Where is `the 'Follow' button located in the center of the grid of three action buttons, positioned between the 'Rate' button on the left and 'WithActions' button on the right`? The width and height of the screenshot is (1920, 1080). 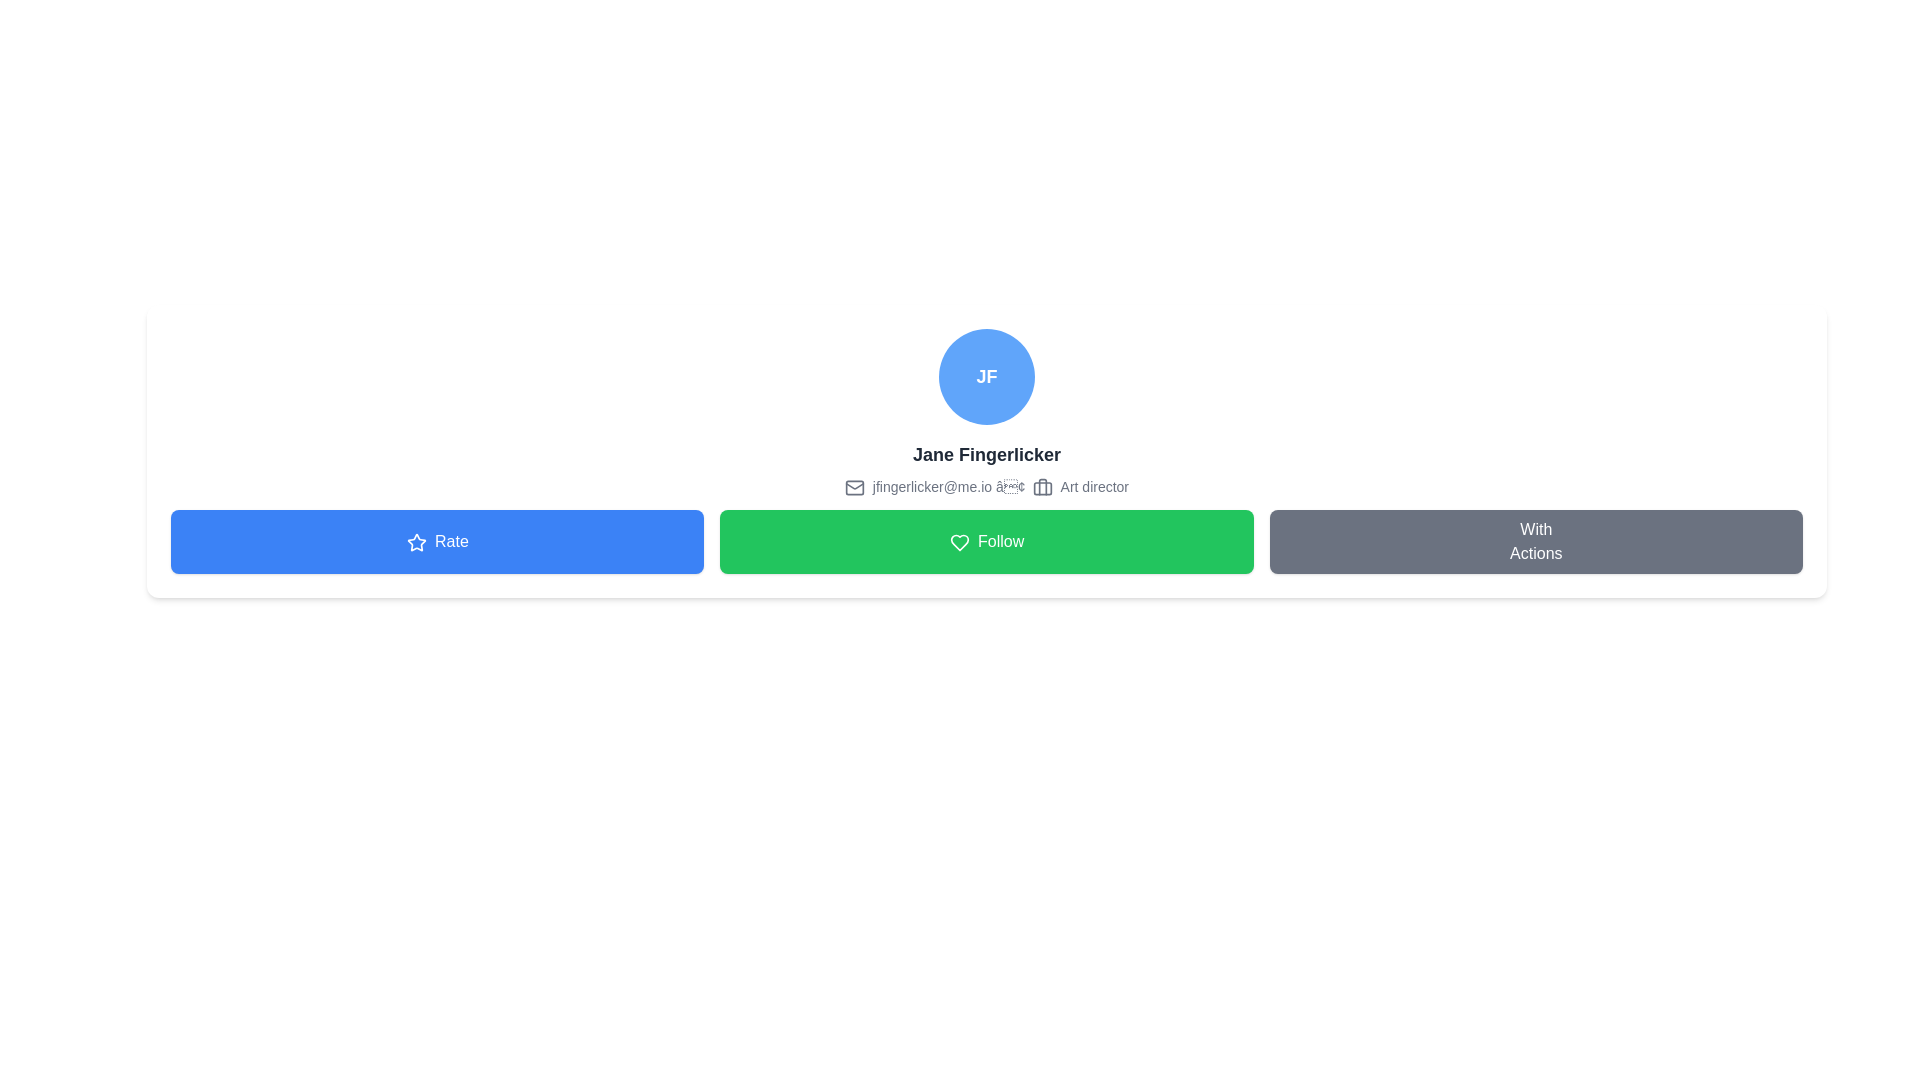 the 'Follow' button located in the center of the grid of three action buttons, positioned between the 'Rate' button on the left and 'WithActions' button on the right is located at coordinates (987, 542).